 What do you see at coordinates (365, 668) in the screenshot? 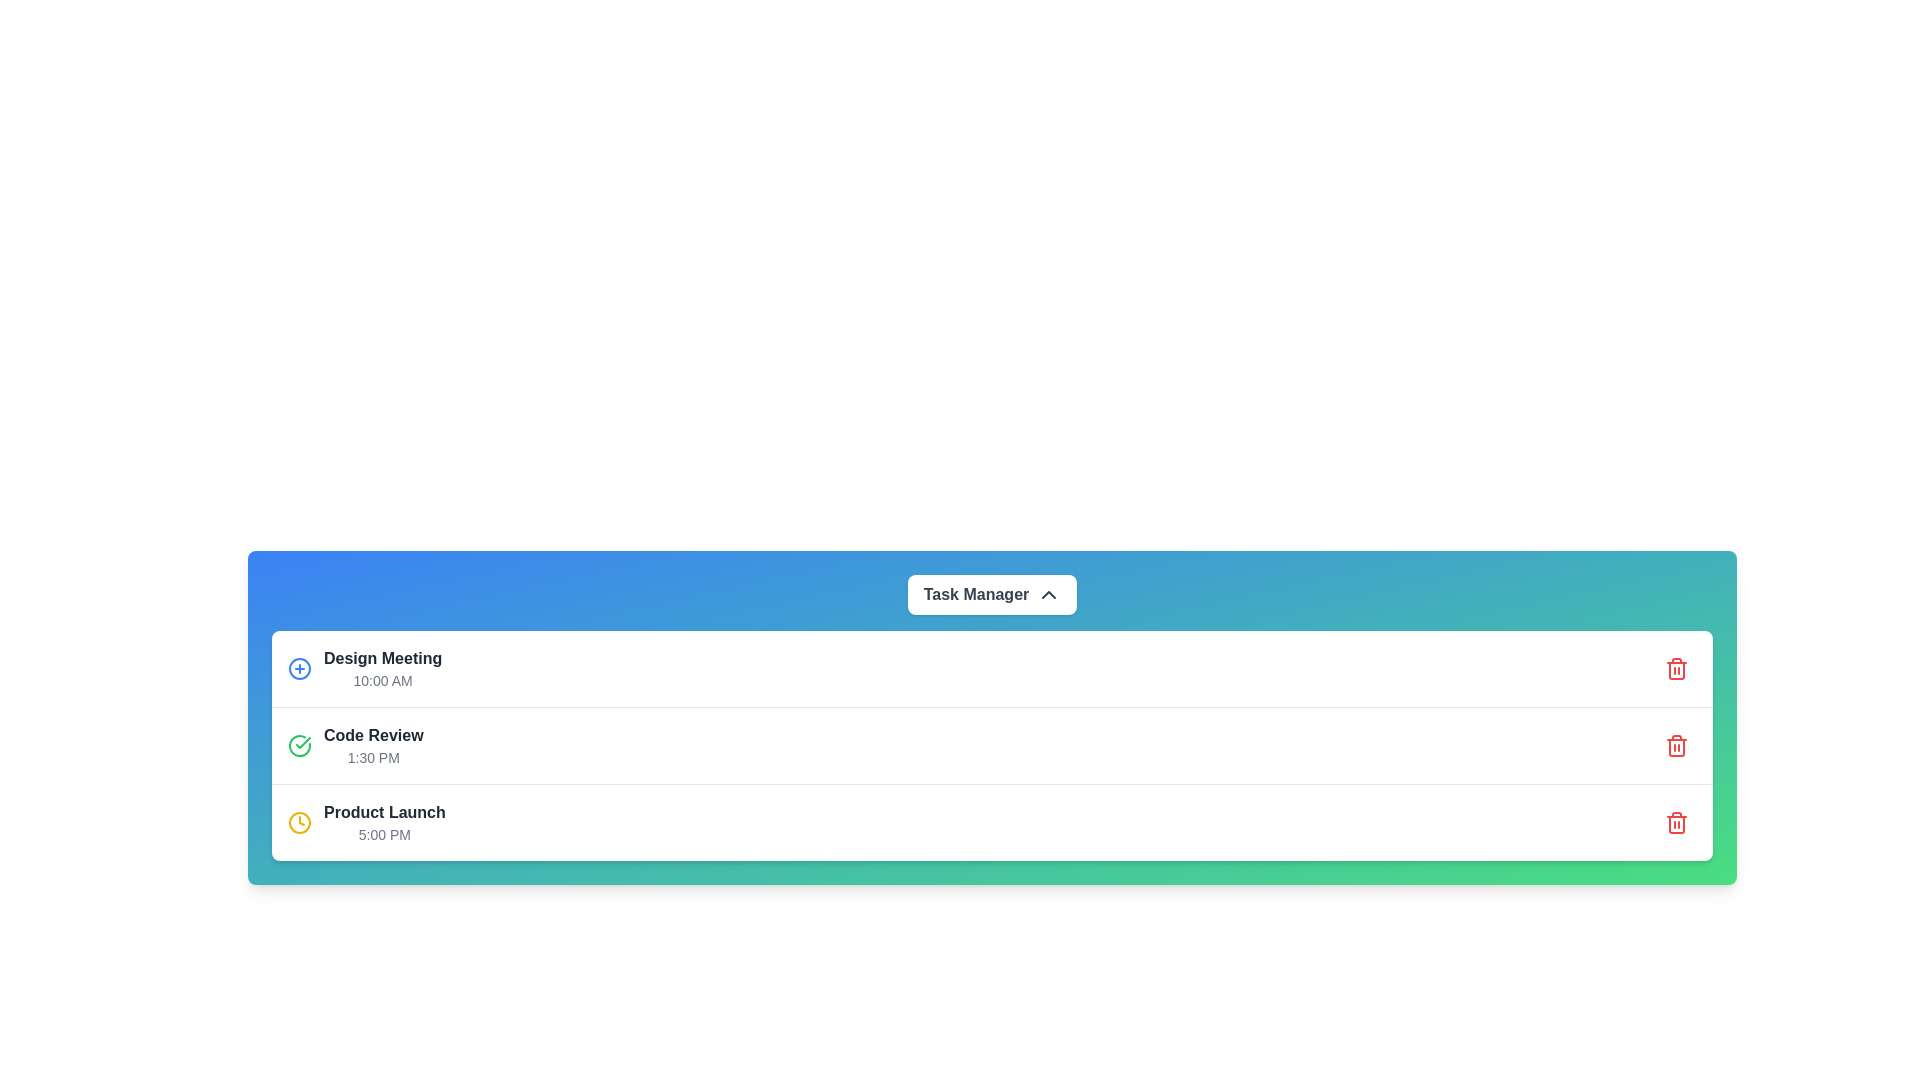
I see `the blue circular icon with a plus symbol inside, located in the first list item of the task list, titled 'Design Meeting'` at bounding box center [365, 668].